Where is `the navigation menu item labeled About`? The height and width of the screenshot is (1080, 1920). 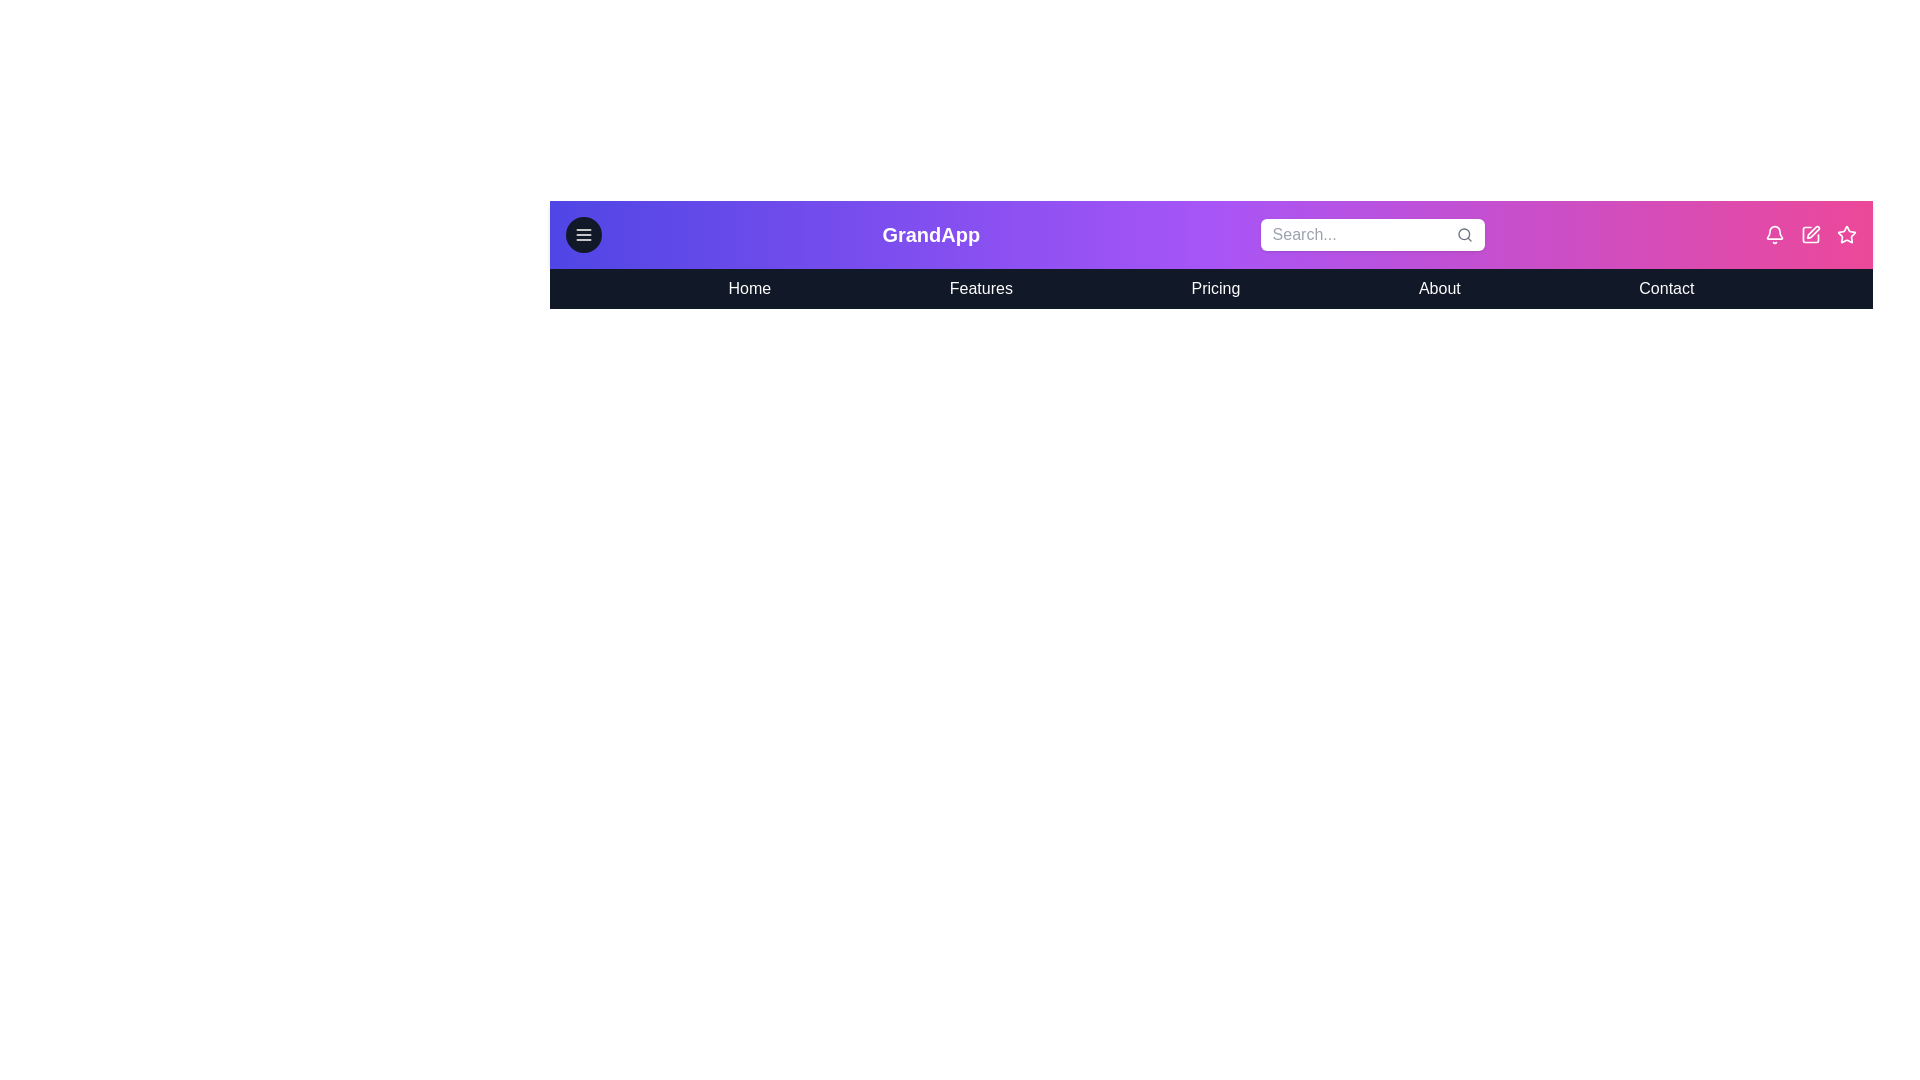
the navigation menu item labeled About is located at coordinates (1438, 289).